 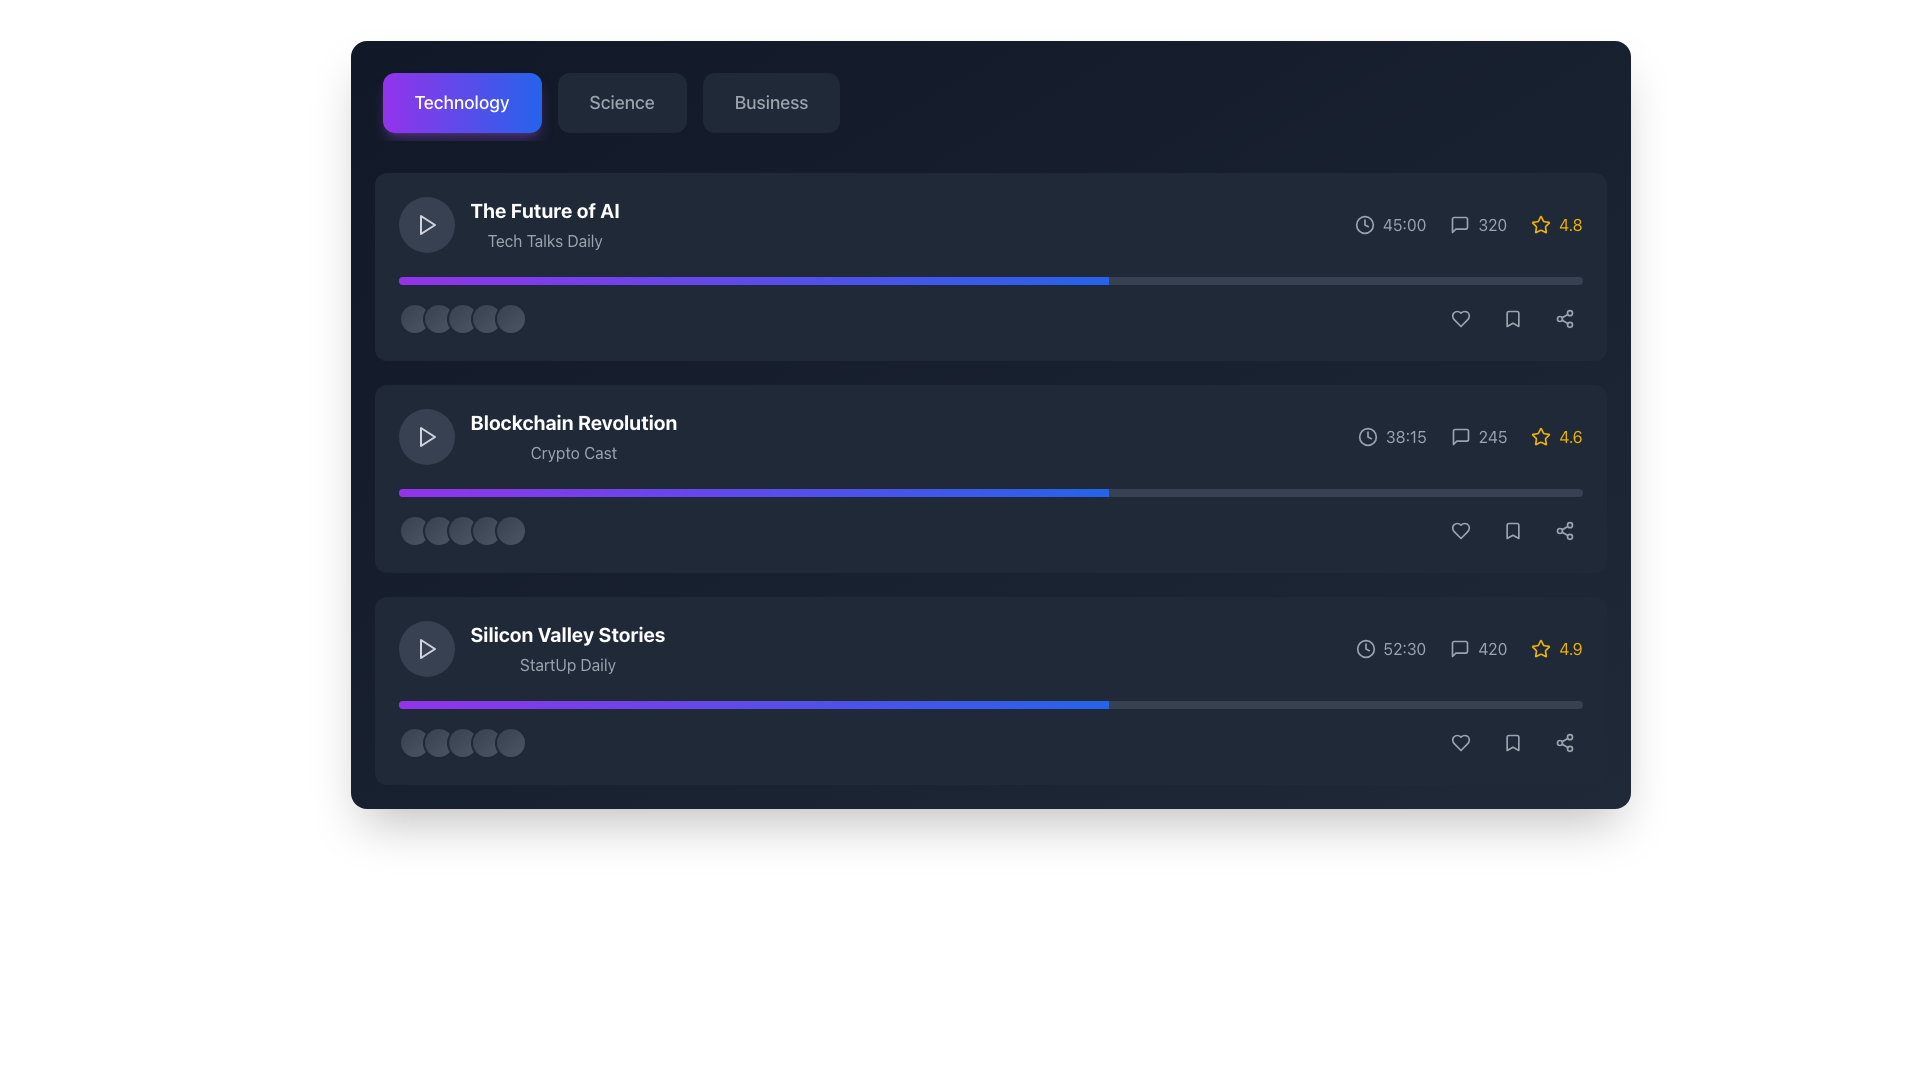 I want to click on the circular indicator with a gradient from gray to a darker tone, which is the fifth circle in a row of similar indicators located under the 'Silicon Valley Stories' media entry, so click(x=510, y=743).